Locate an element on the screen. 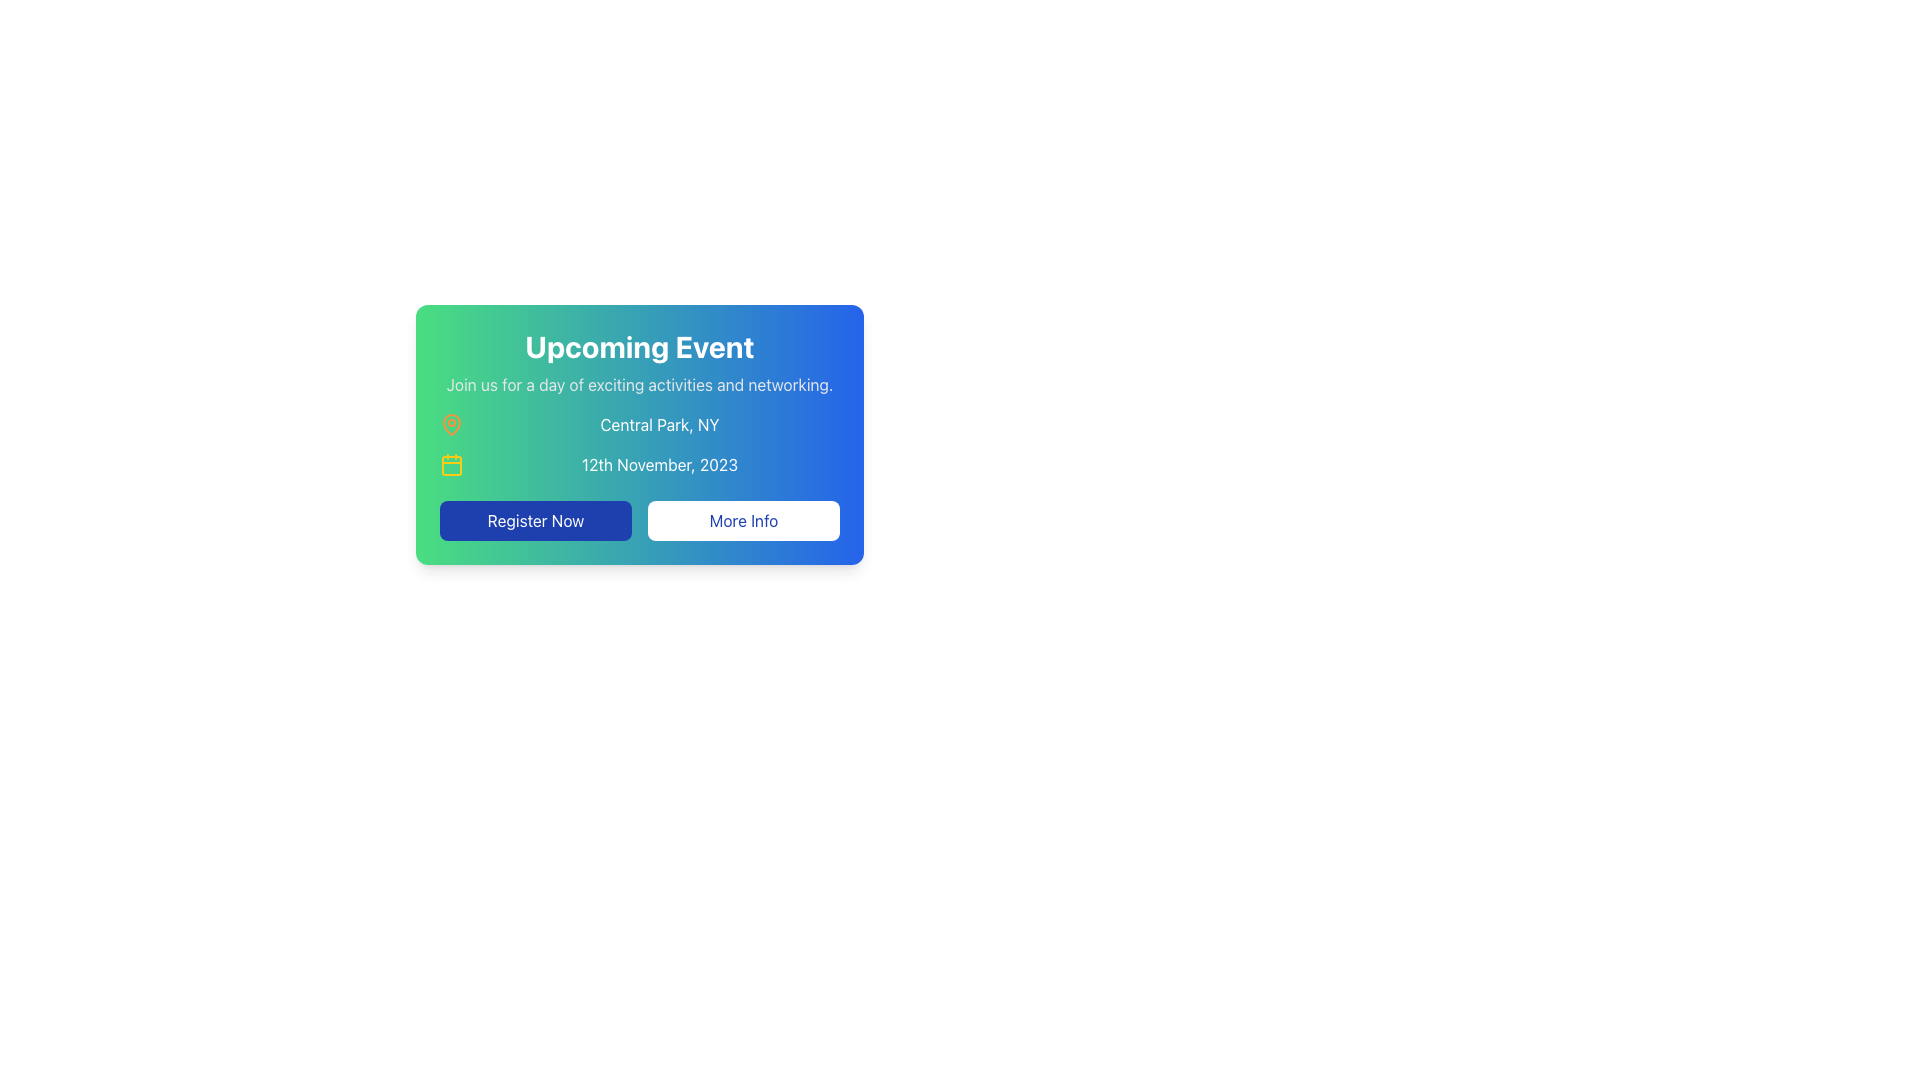 Image resolution: width=1920 pixels, height=1080 pixels. the stylized pin icon representing a geographic location, which is orange and located above the calendar icon, adjacent to the text 'Central Park, NY' is located at coordinates (450, 423).